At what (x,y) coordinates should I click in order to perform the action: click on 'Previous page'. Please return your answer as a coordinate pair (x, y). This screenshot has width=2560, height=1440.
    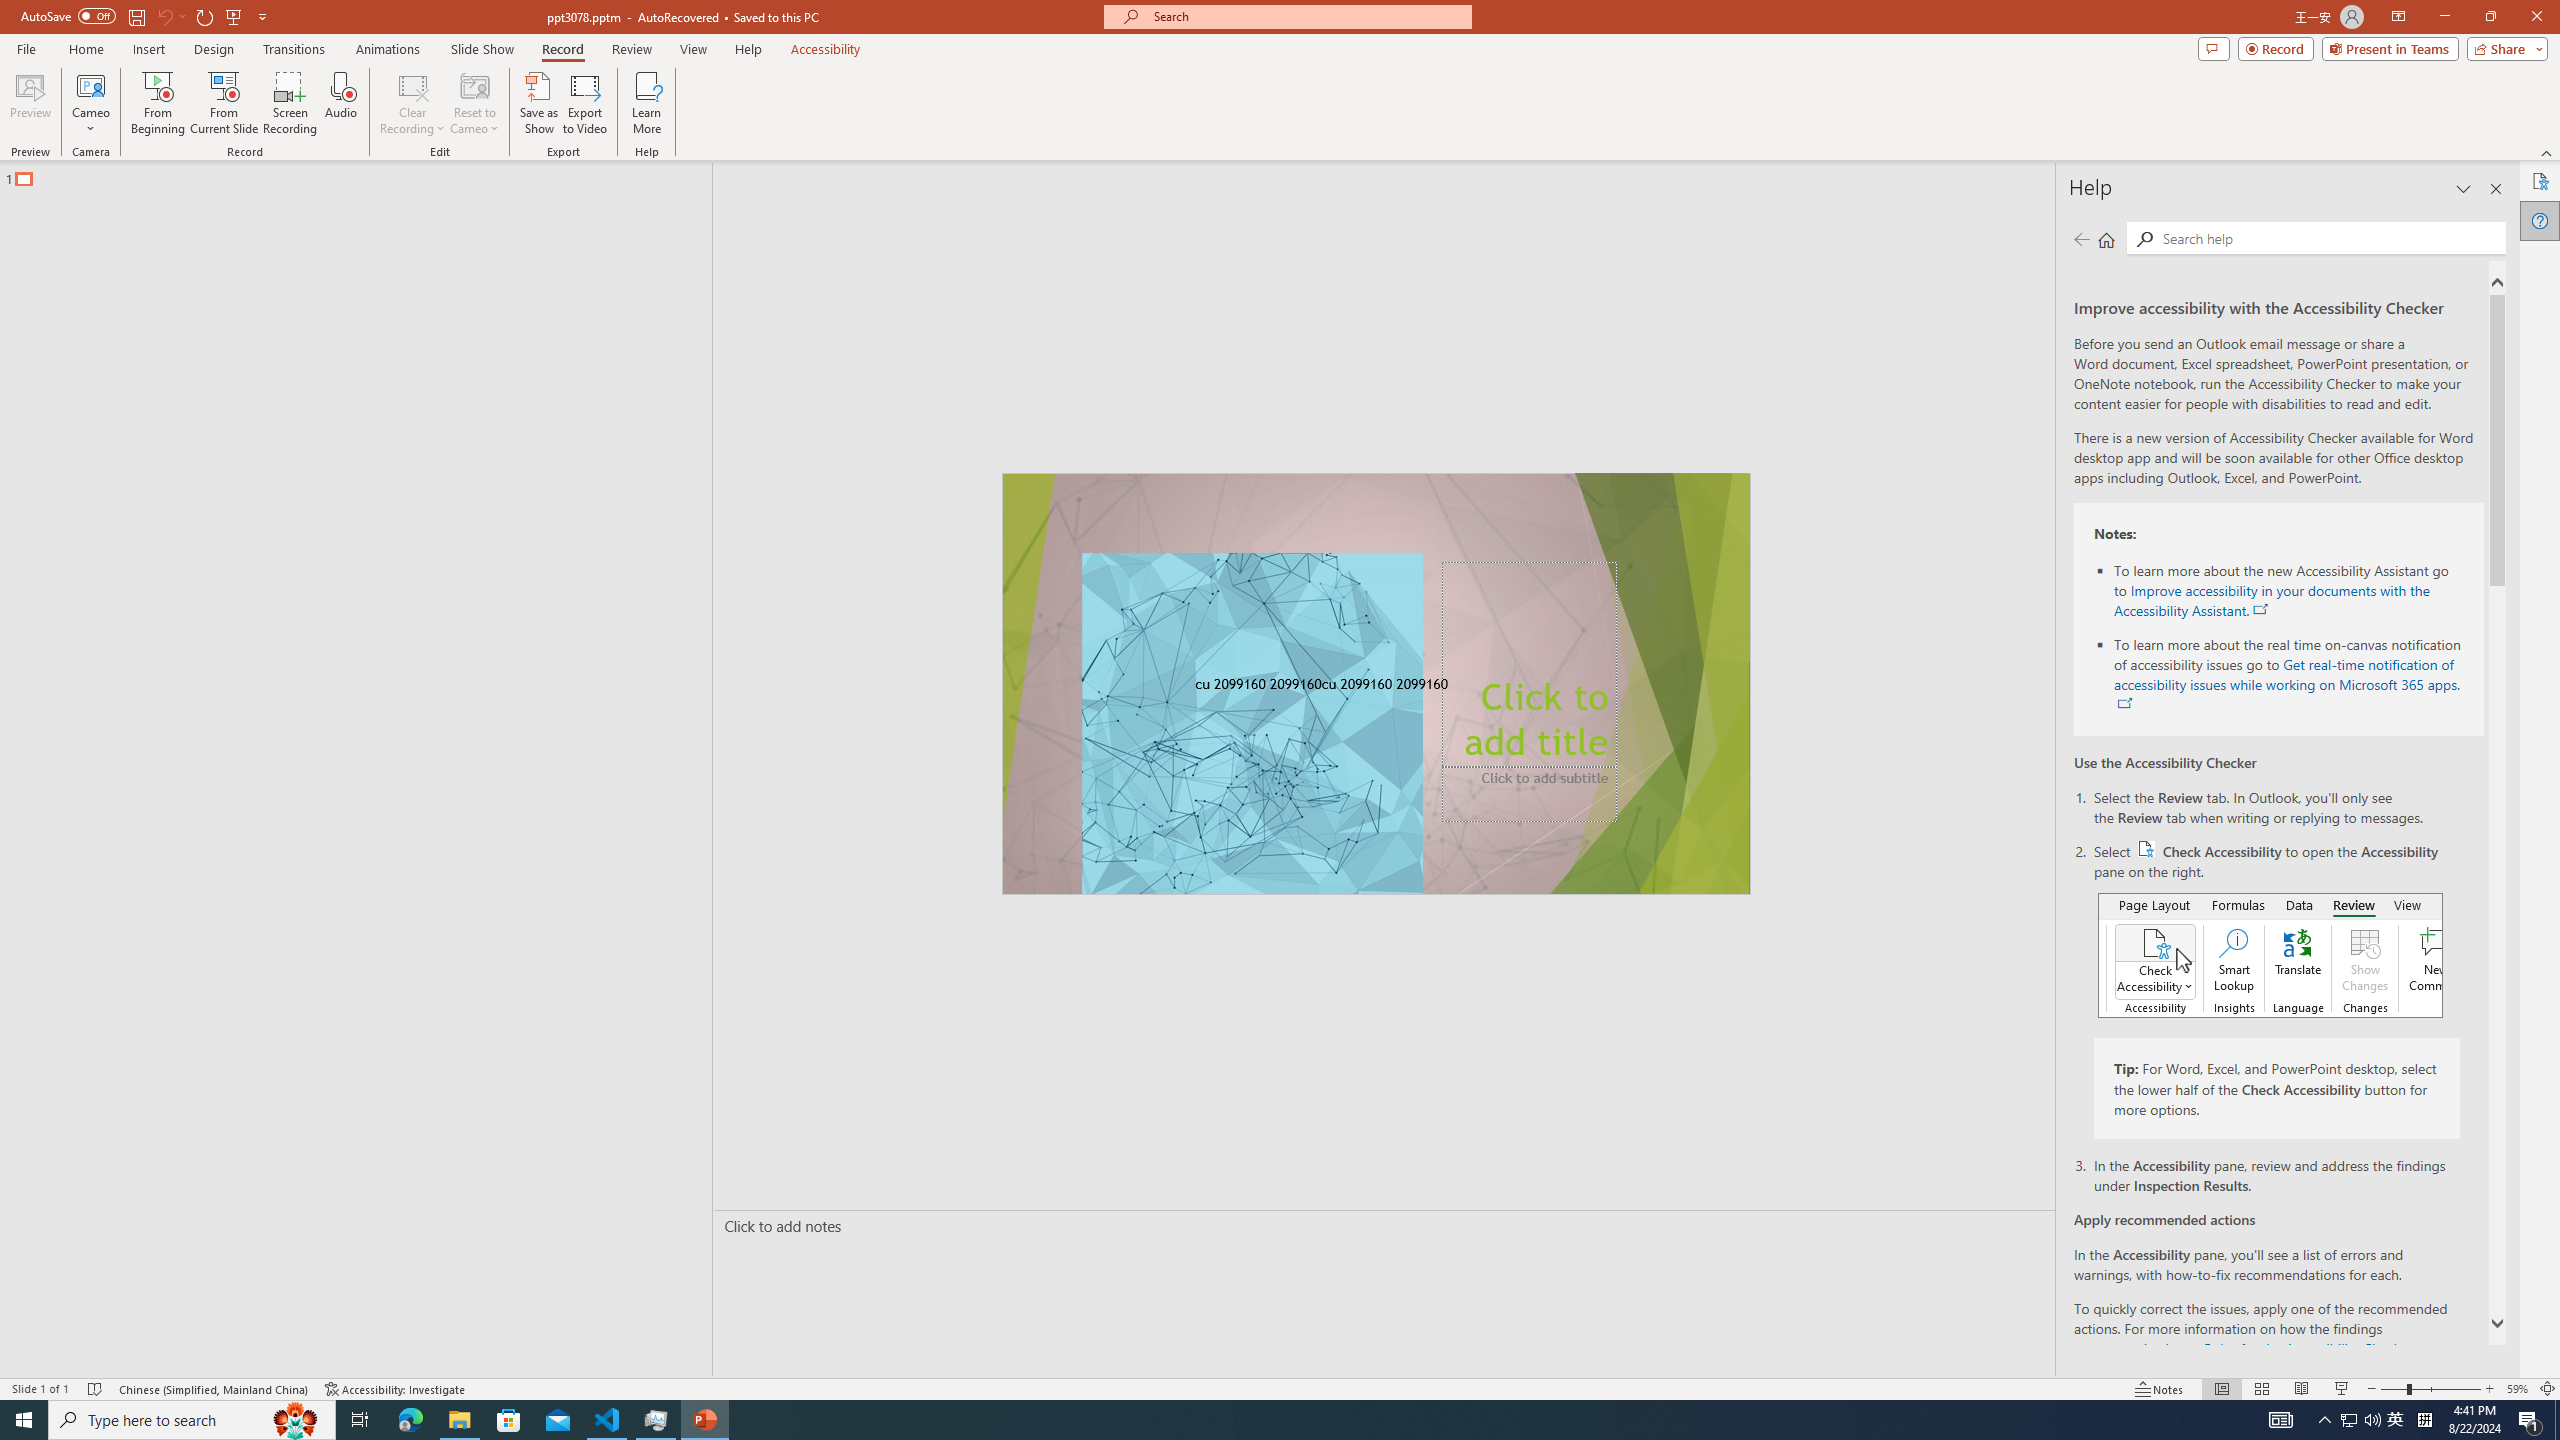
    Looking at the image, I should click on (2080, 238).